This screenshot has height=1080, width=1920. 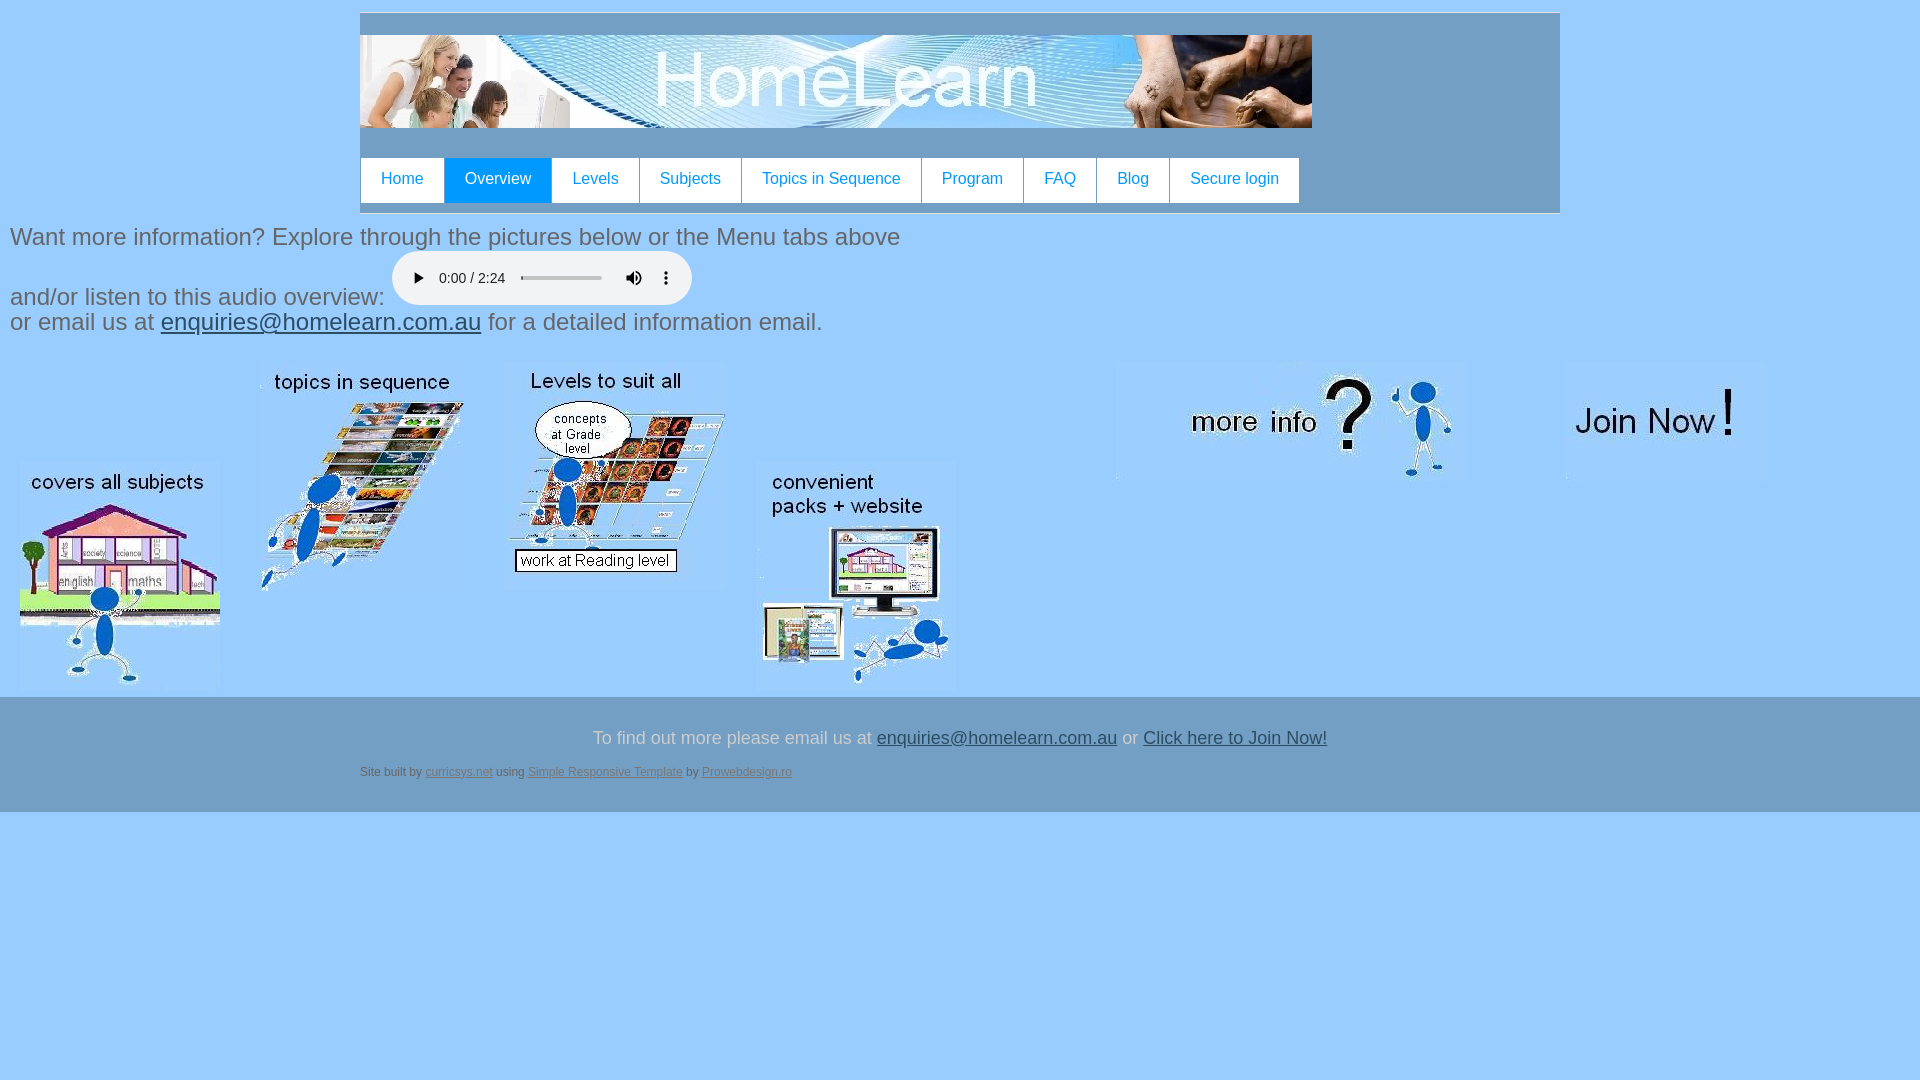 What do you see at coordinates (321, 320) in the screenshot?
I see `'enquiries@homelearn.com.au'` at bounding box center [321, 320].